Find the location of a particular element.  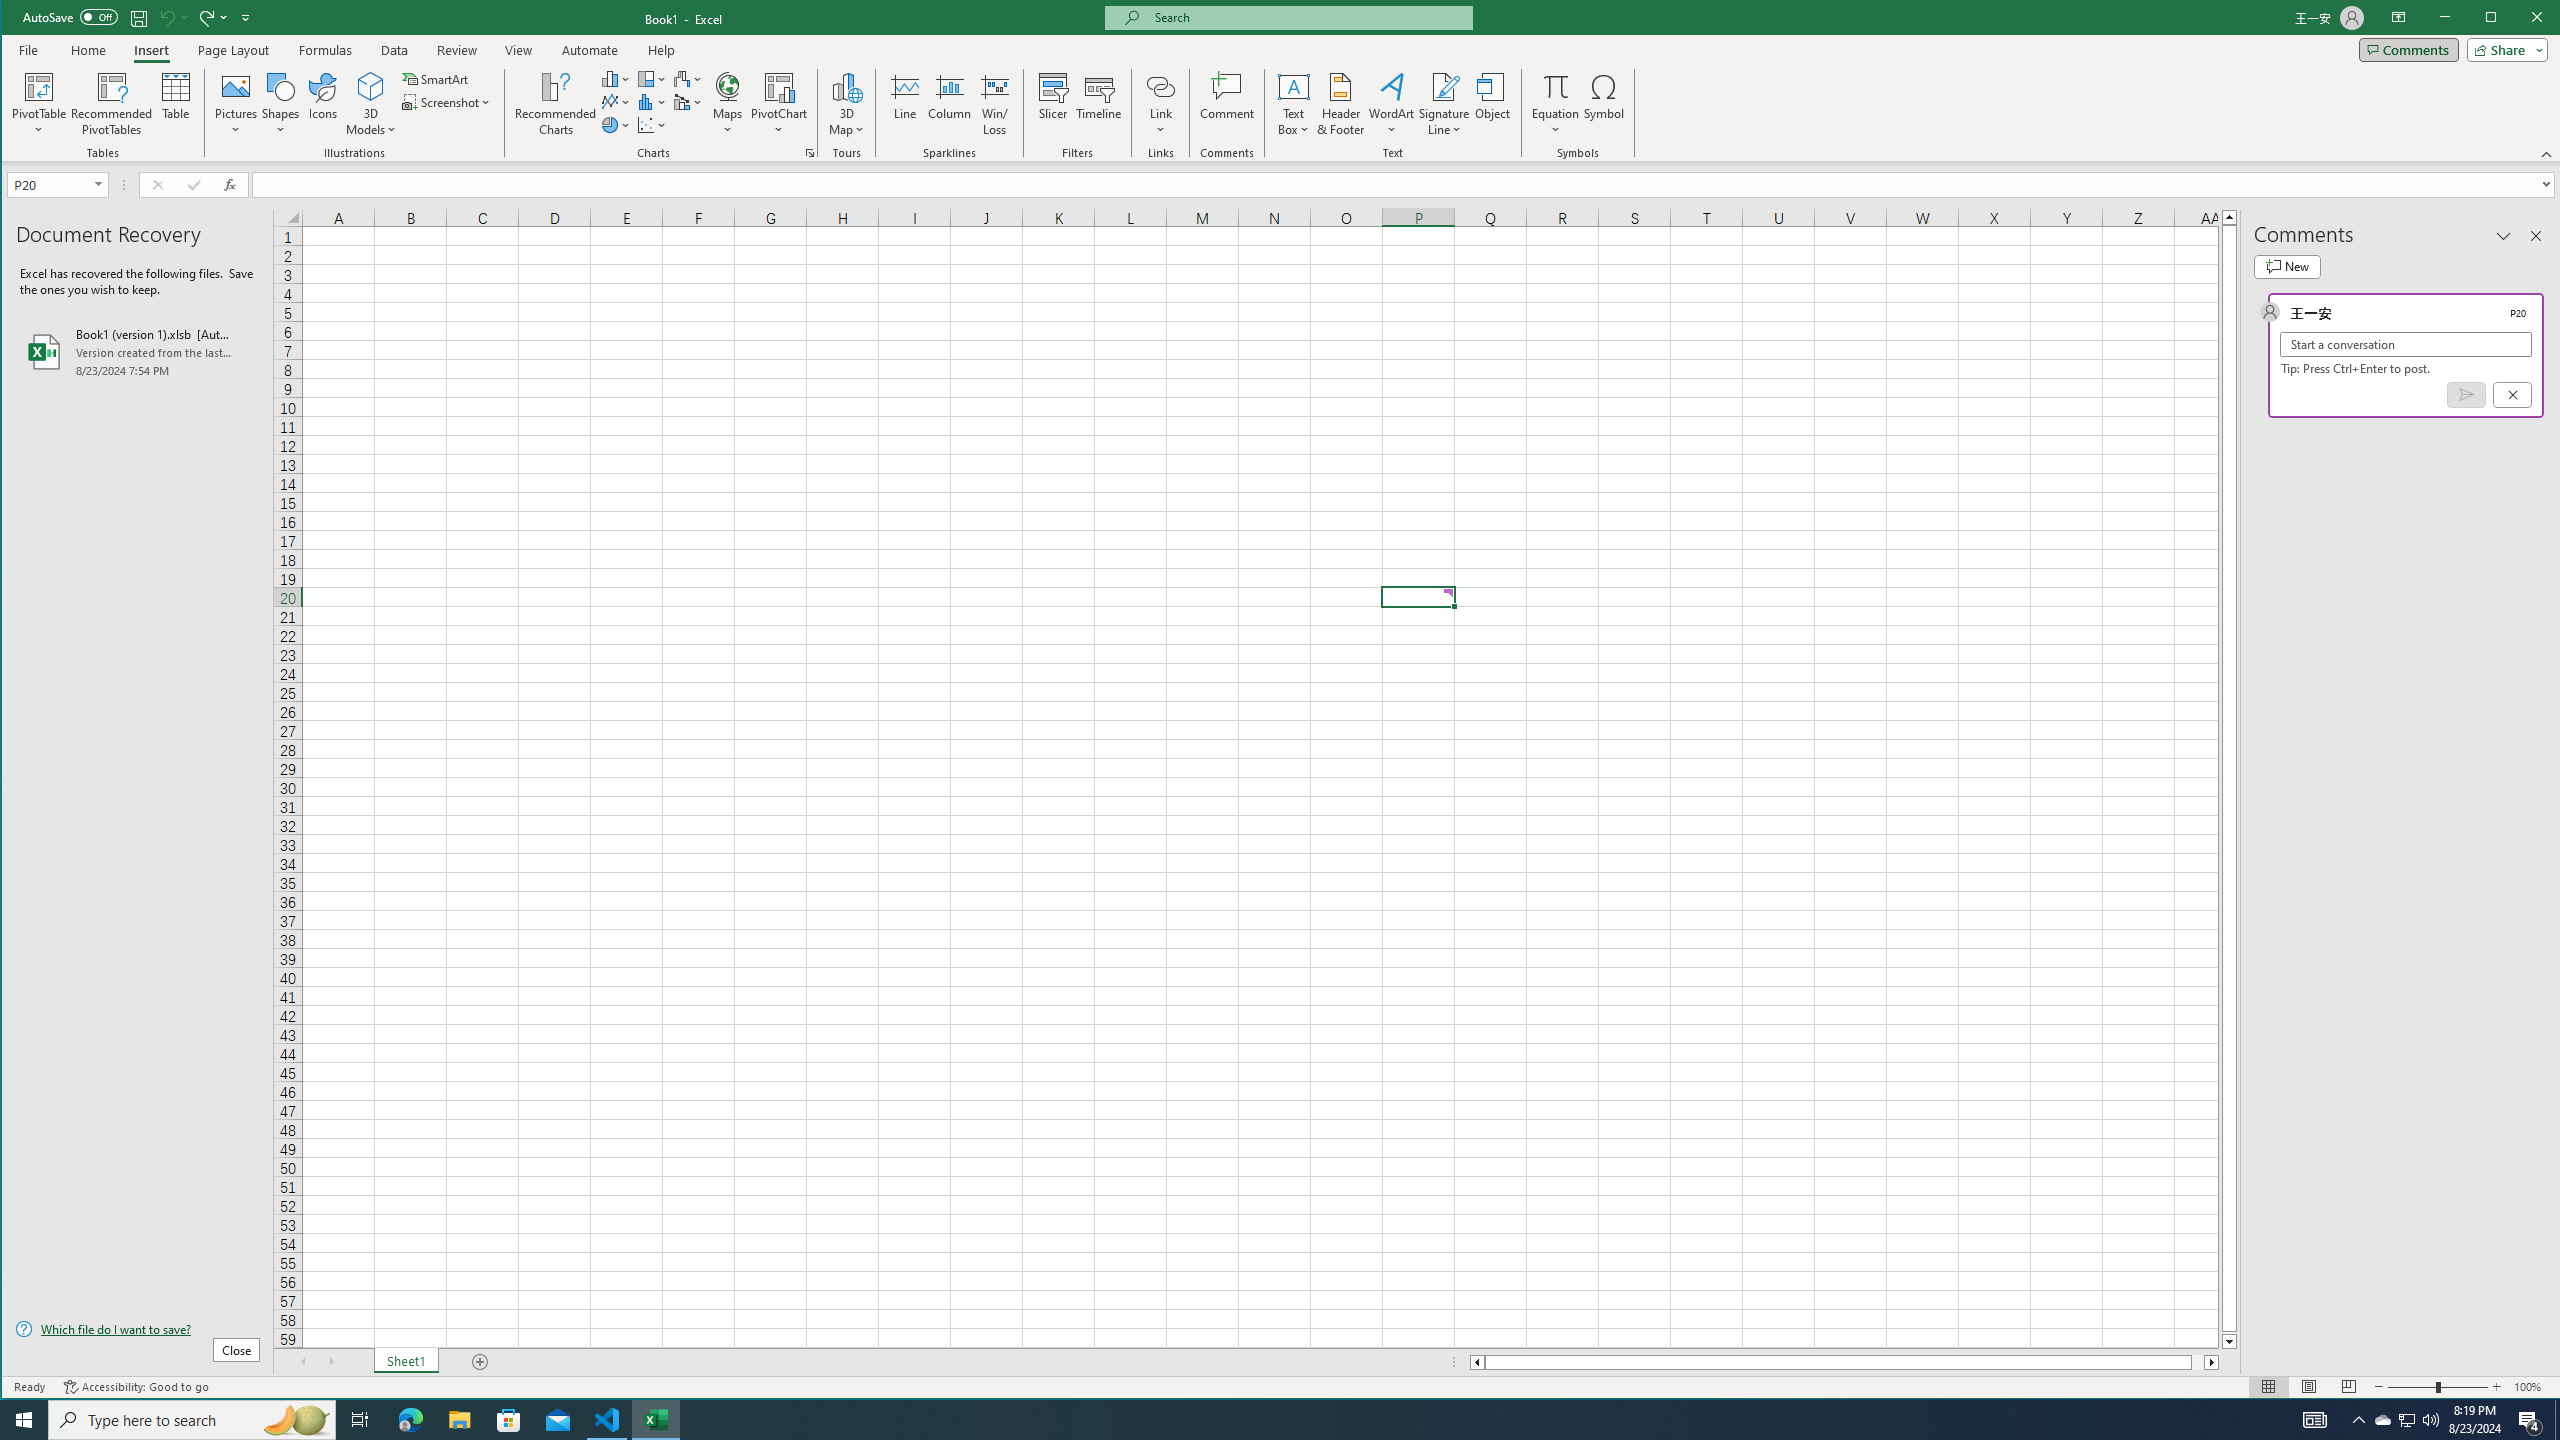

'Visual Studio Code - 1 running window' is located at coordinates (607, 1418).